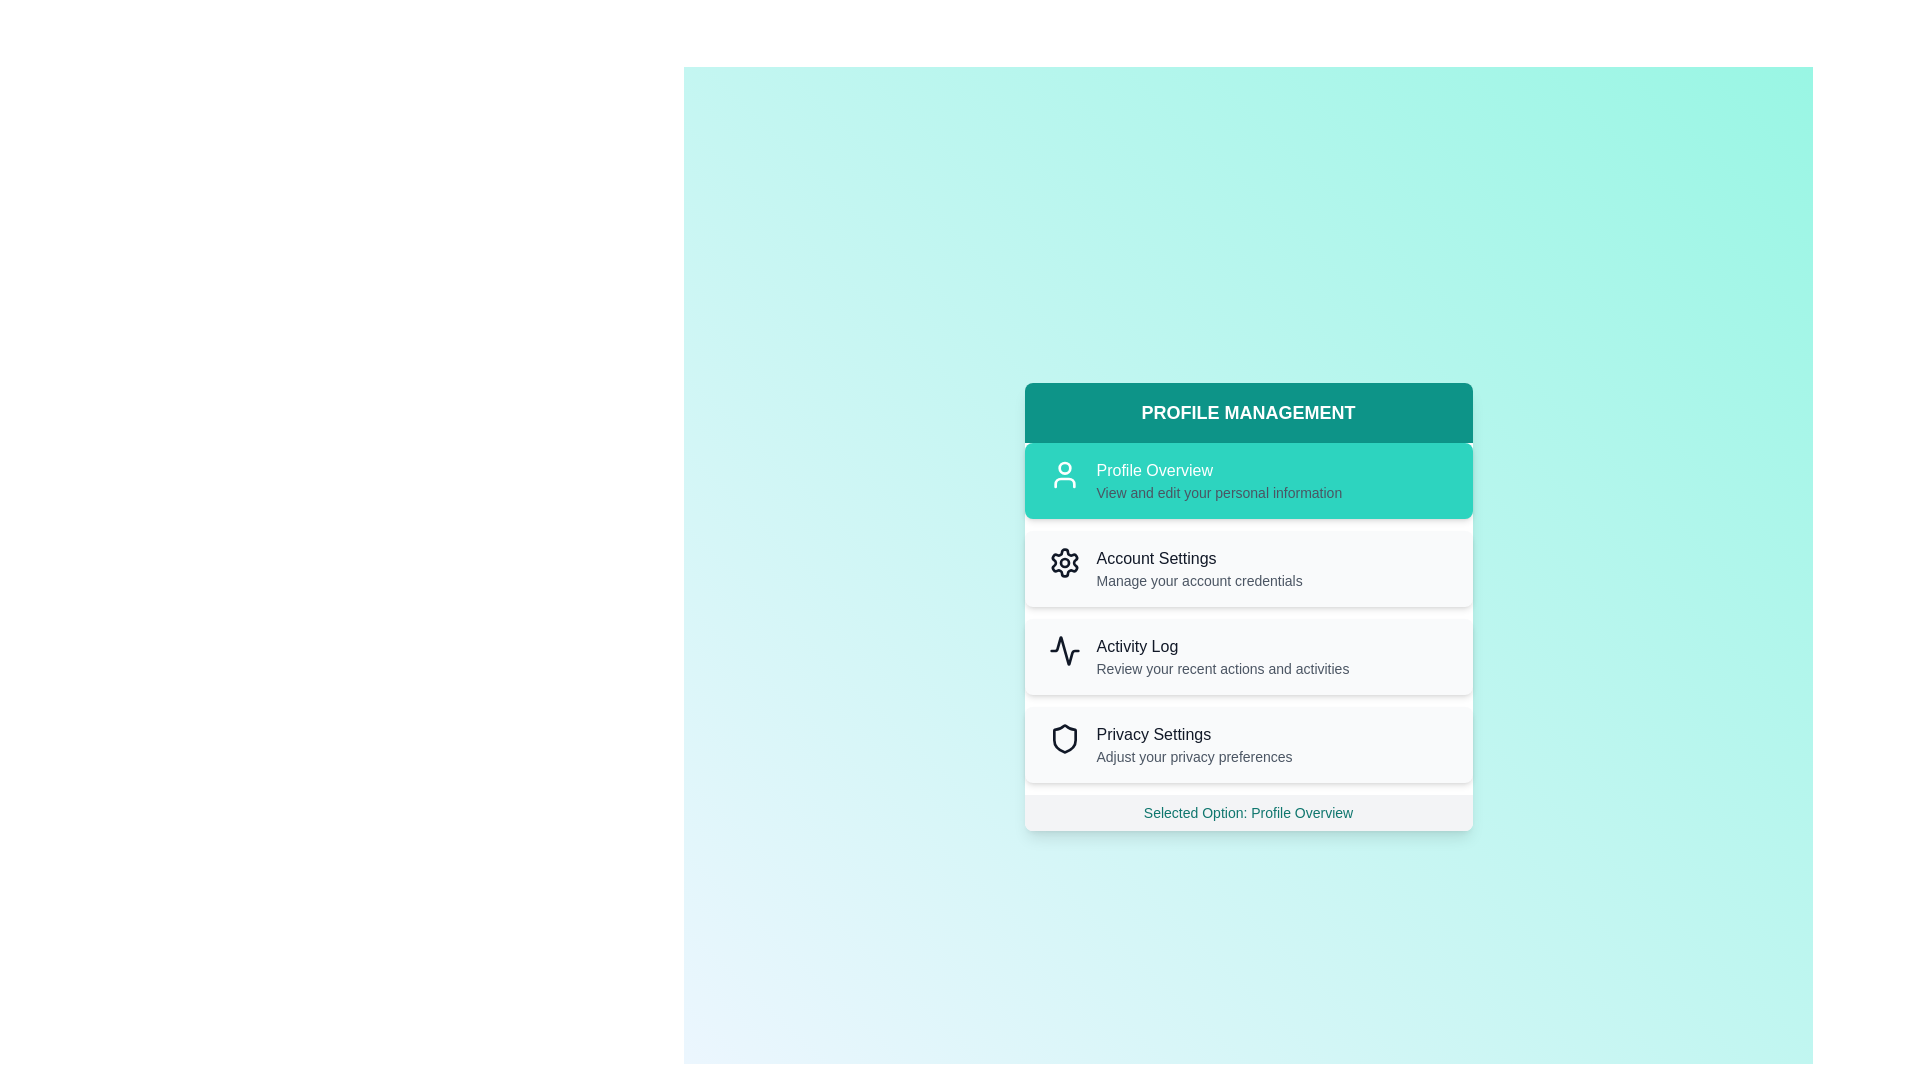 The height and width of the screenshot is (1080, 1920). What do you see at coordinates (1247, 656) in the screenshot?
I see `the menu option Activity Log by clicking on it` at bounding box center [1247, 656].